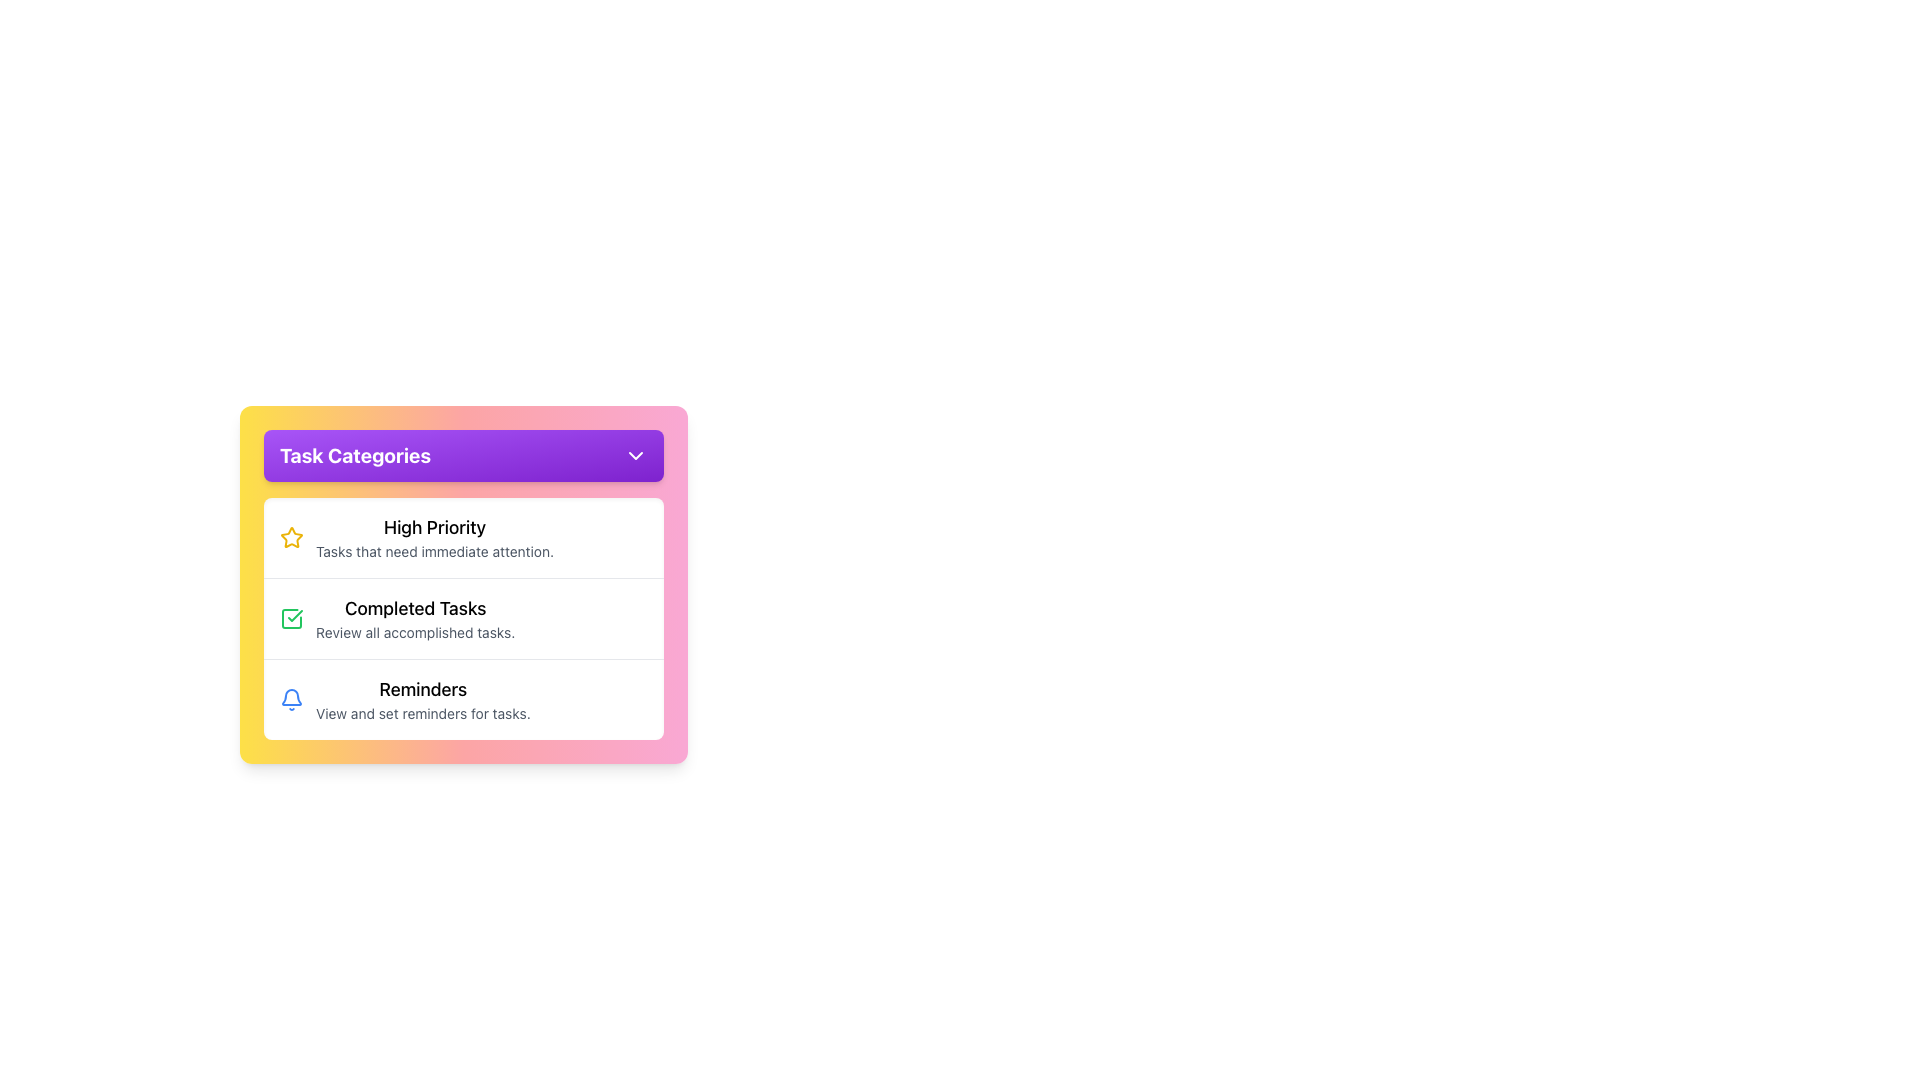 The height and width of the screenshot is (1080, 1920). I want to click on the reminder-related list item with a blue bell icon and the heading 'Reminders' located in the bottommost section of the 'Task Categories' card, so click(463, 697).